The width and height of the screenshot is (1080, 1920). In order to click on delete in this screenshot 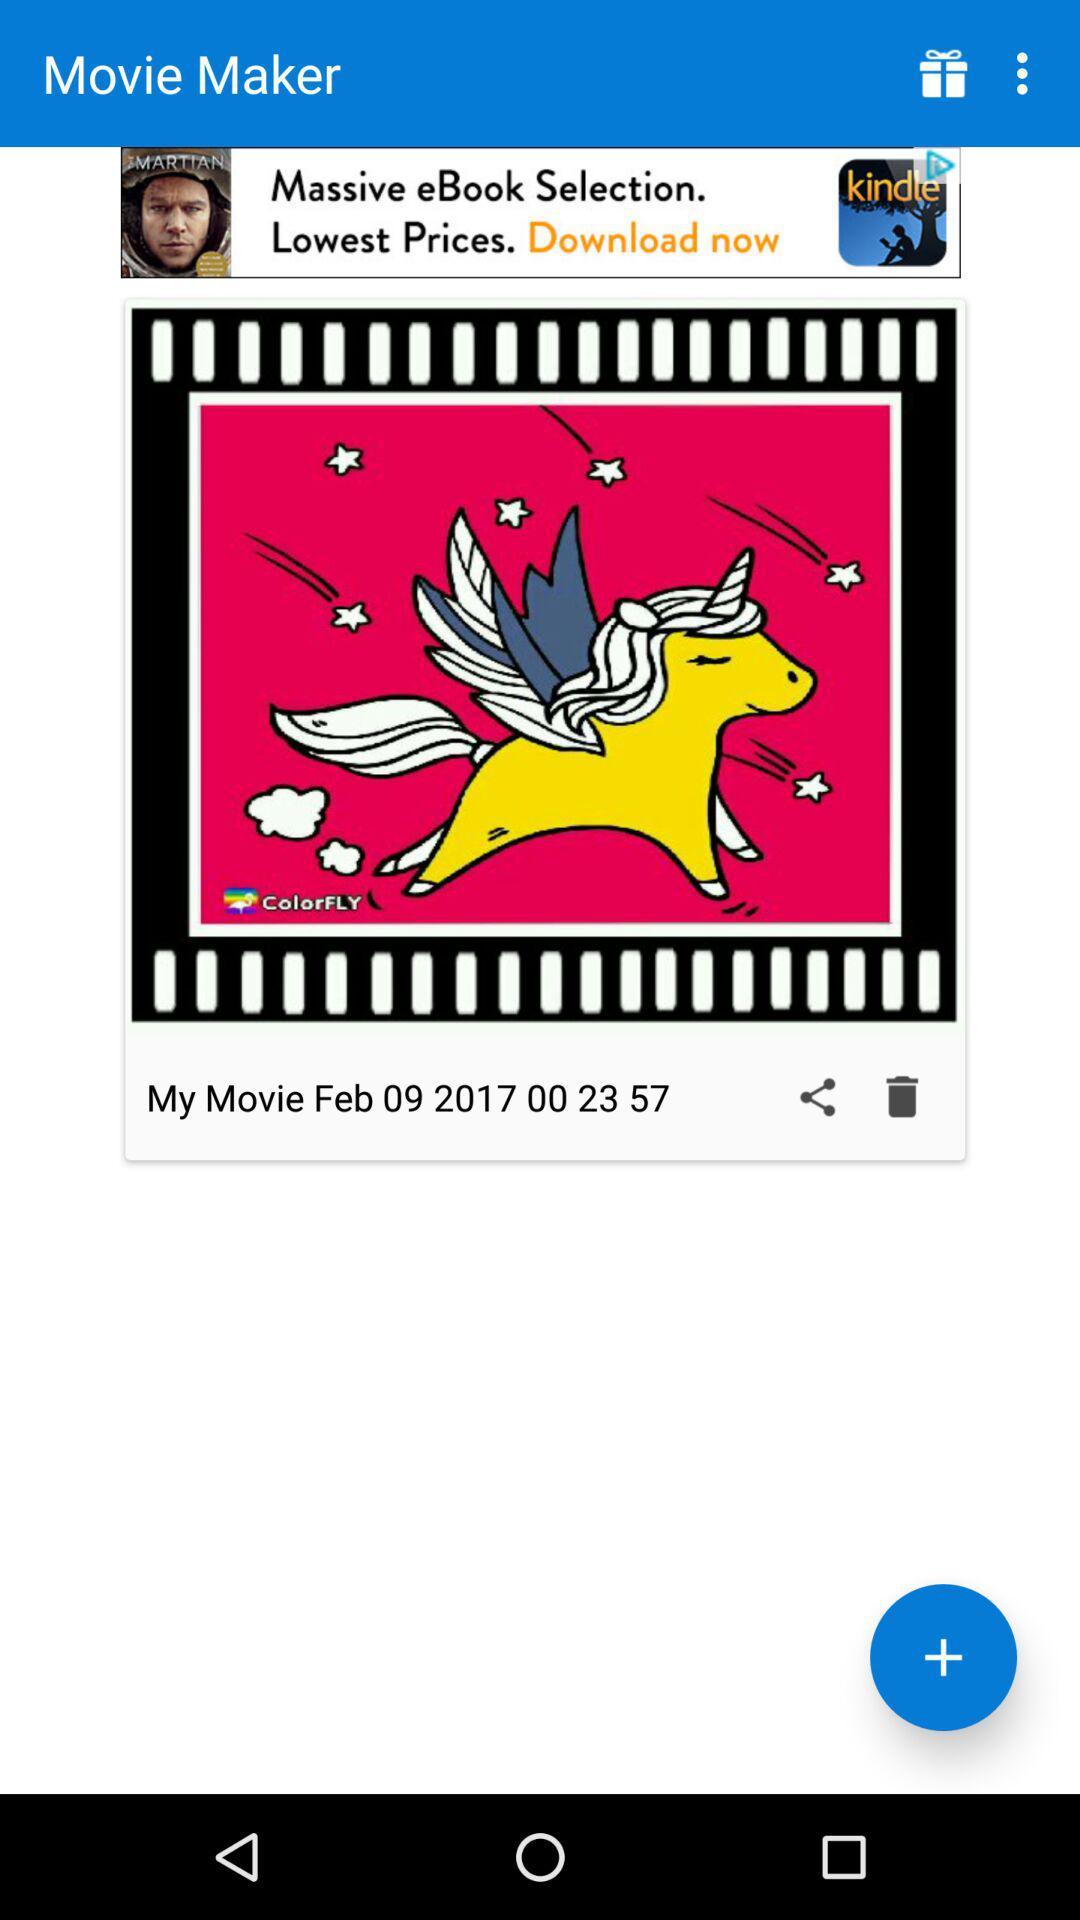, I will do `click(902, 1096)`.